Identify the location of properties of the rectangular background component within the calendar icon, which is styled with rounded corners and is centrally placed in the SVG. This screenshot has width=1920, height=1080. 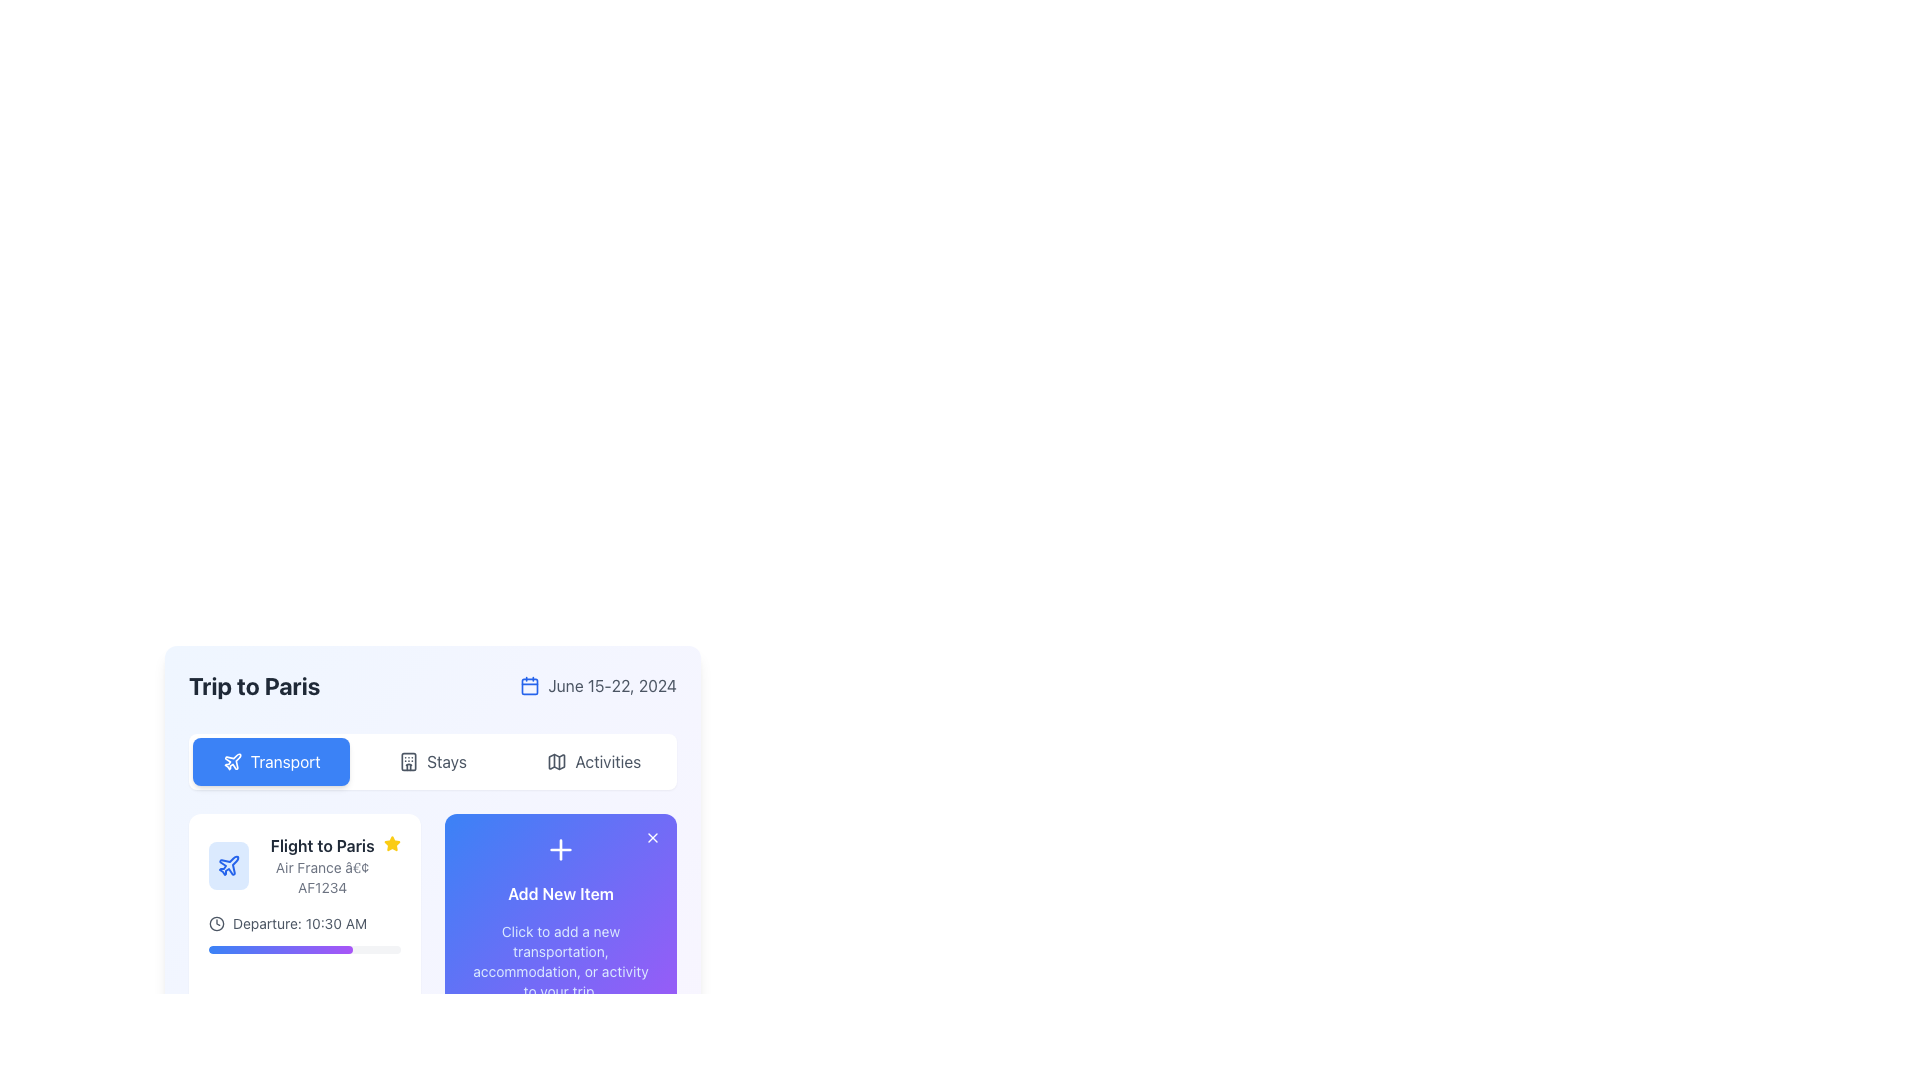
(530, 685).